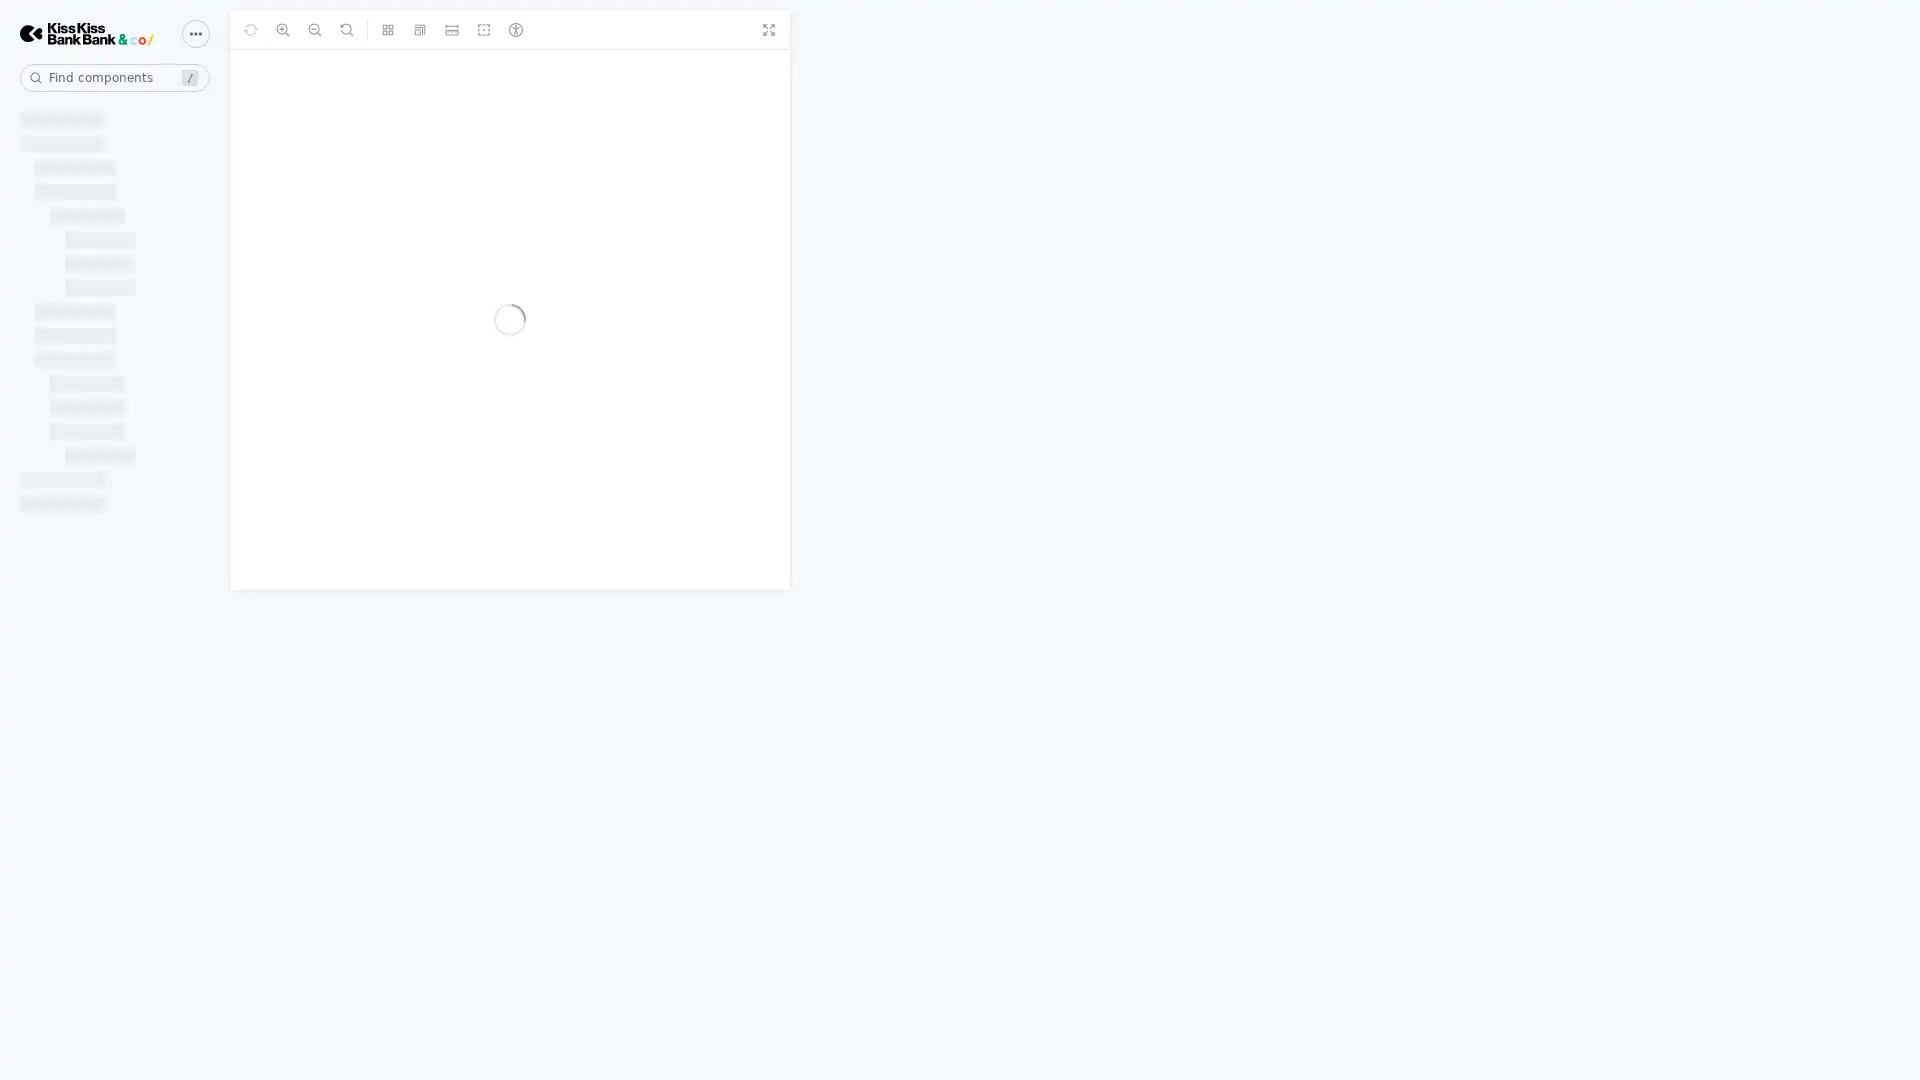 The height and width of the screenshot is (1080, 1920). I want to click on Change the size of the preview, so click(605, 30).